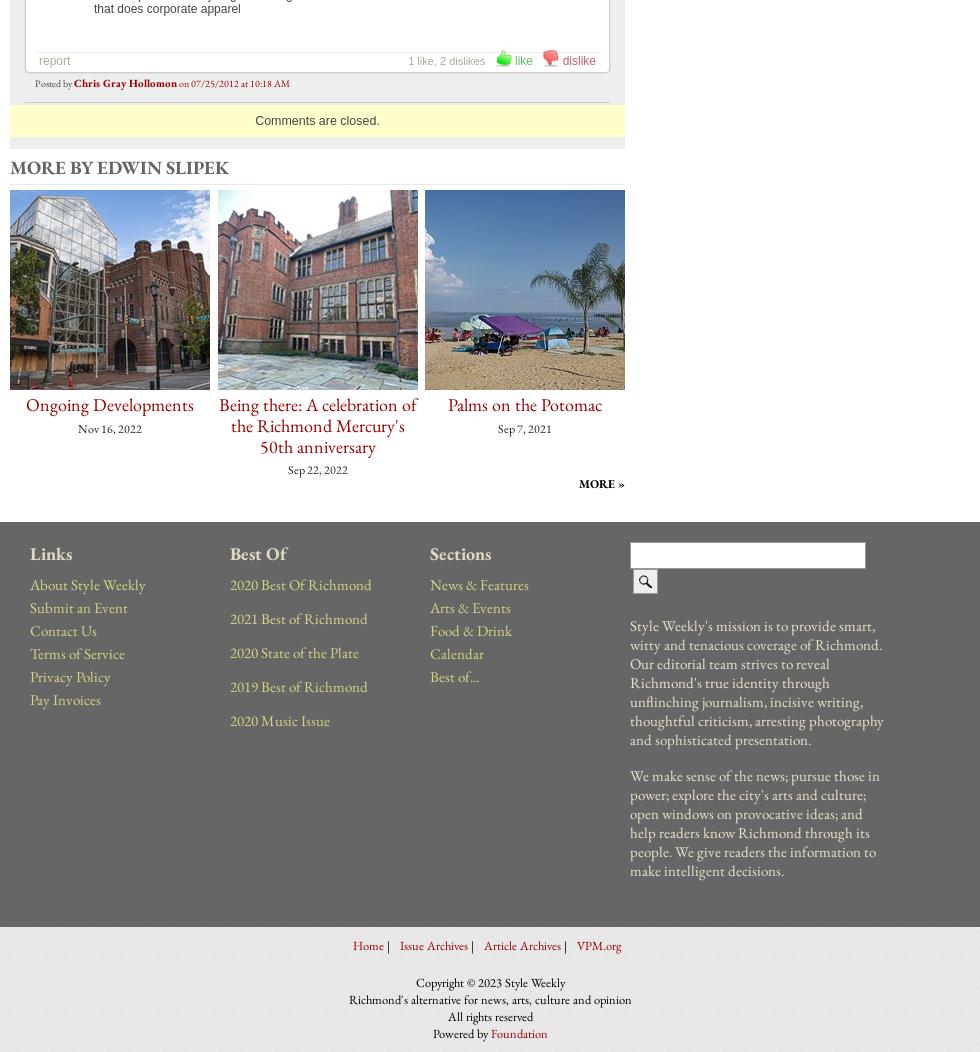 The width and height of the screenshot is (980, 1052). What do you see at coordinates (279, 720) in the screenshot?
I see `'2020 Music Issue'` at bounding box center [279, 720].